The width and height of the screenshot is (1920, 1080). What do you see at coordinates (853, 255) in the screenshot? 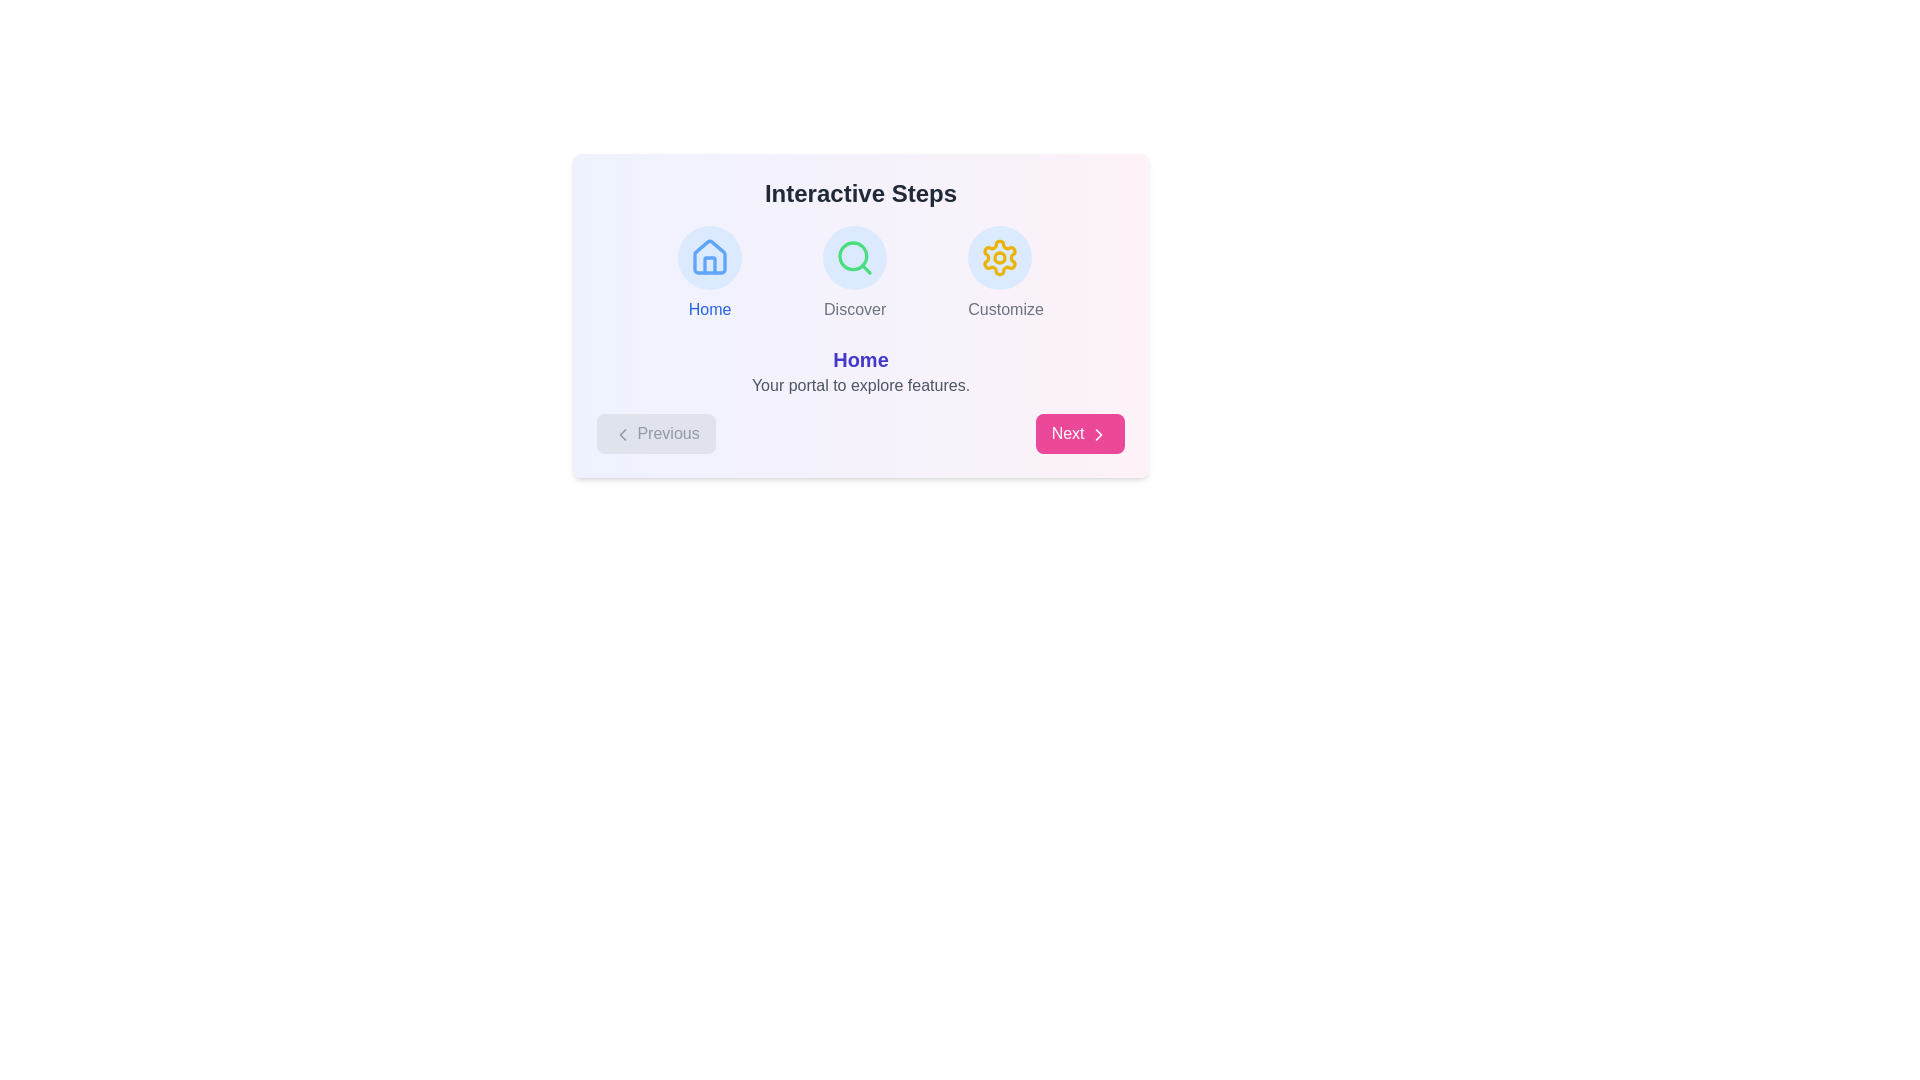
I see `the small circle within the green outlined magnifying glass icon that represents the 'Discover' function` at bounding box center [853, 255].